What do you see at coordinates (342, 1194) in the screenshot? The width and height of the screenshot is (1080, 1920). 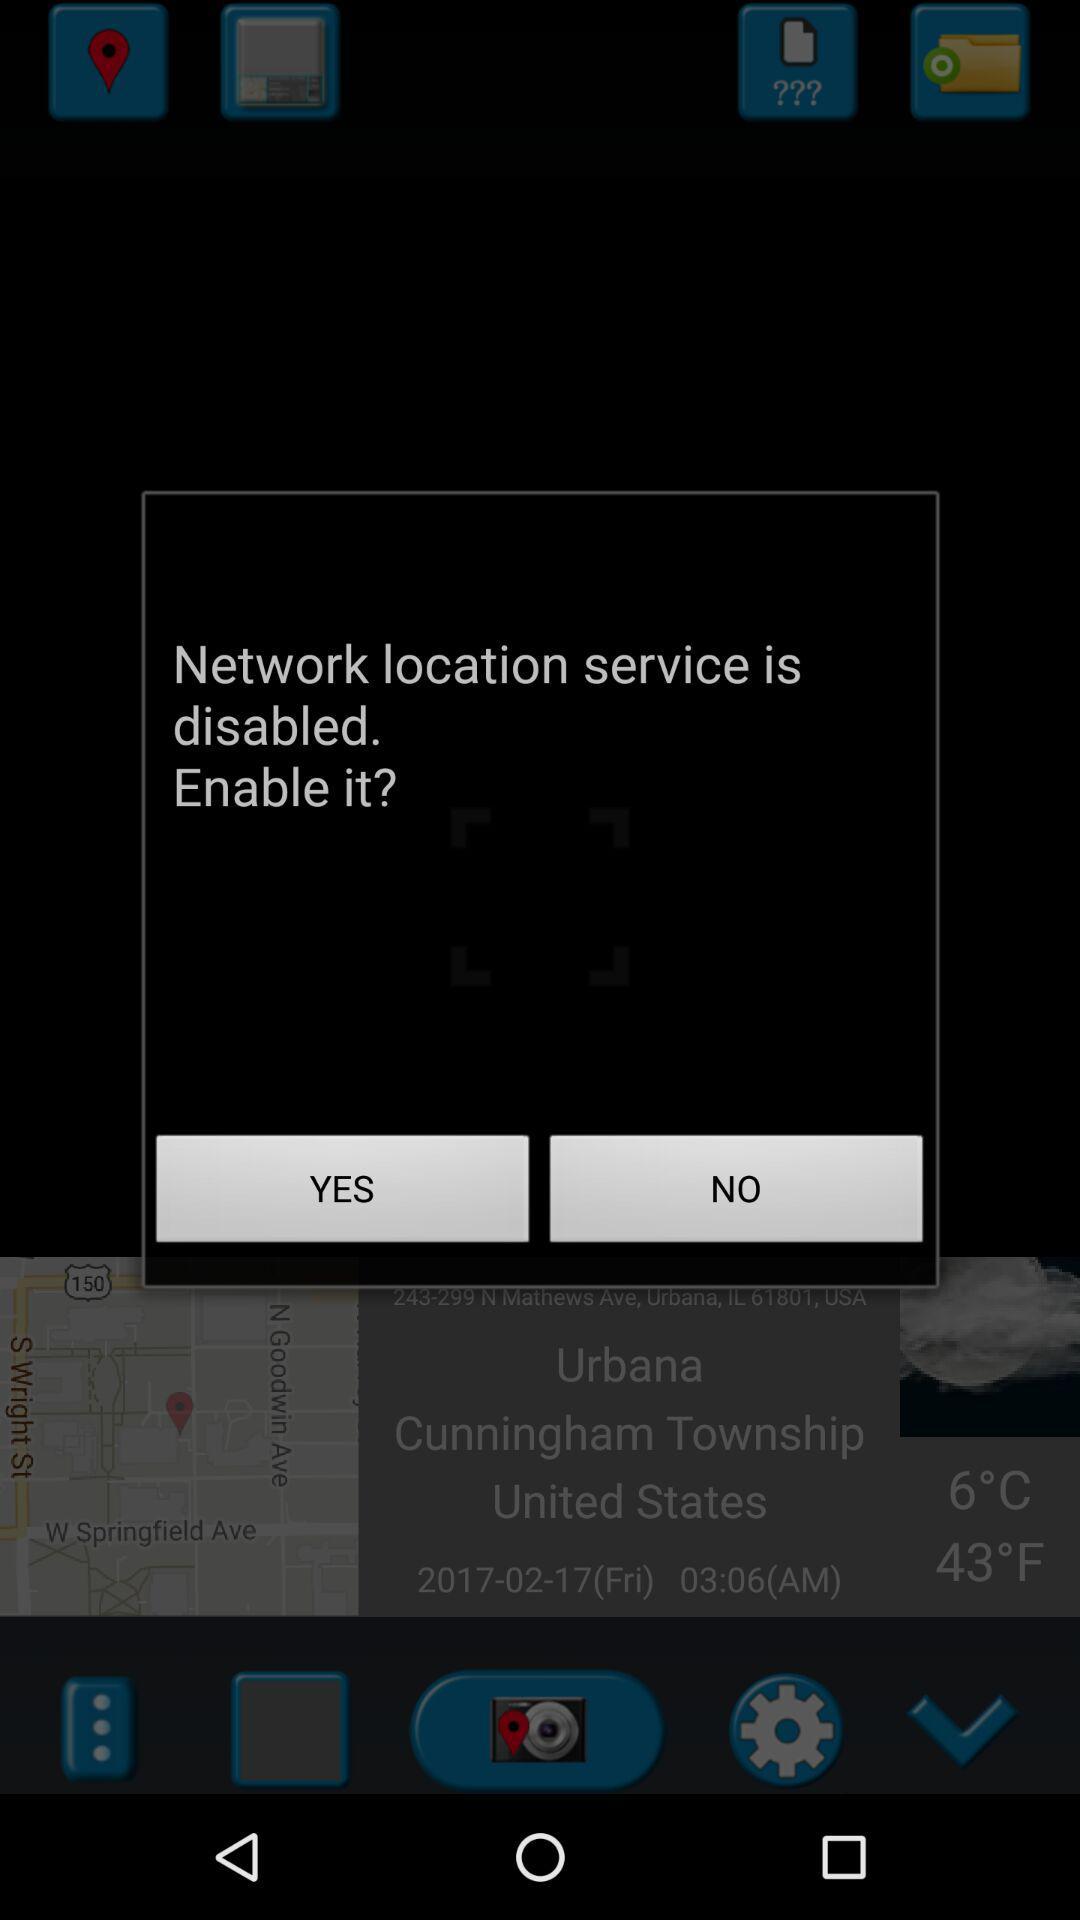 I see `the yes item` at bounding box center [342, 1194].